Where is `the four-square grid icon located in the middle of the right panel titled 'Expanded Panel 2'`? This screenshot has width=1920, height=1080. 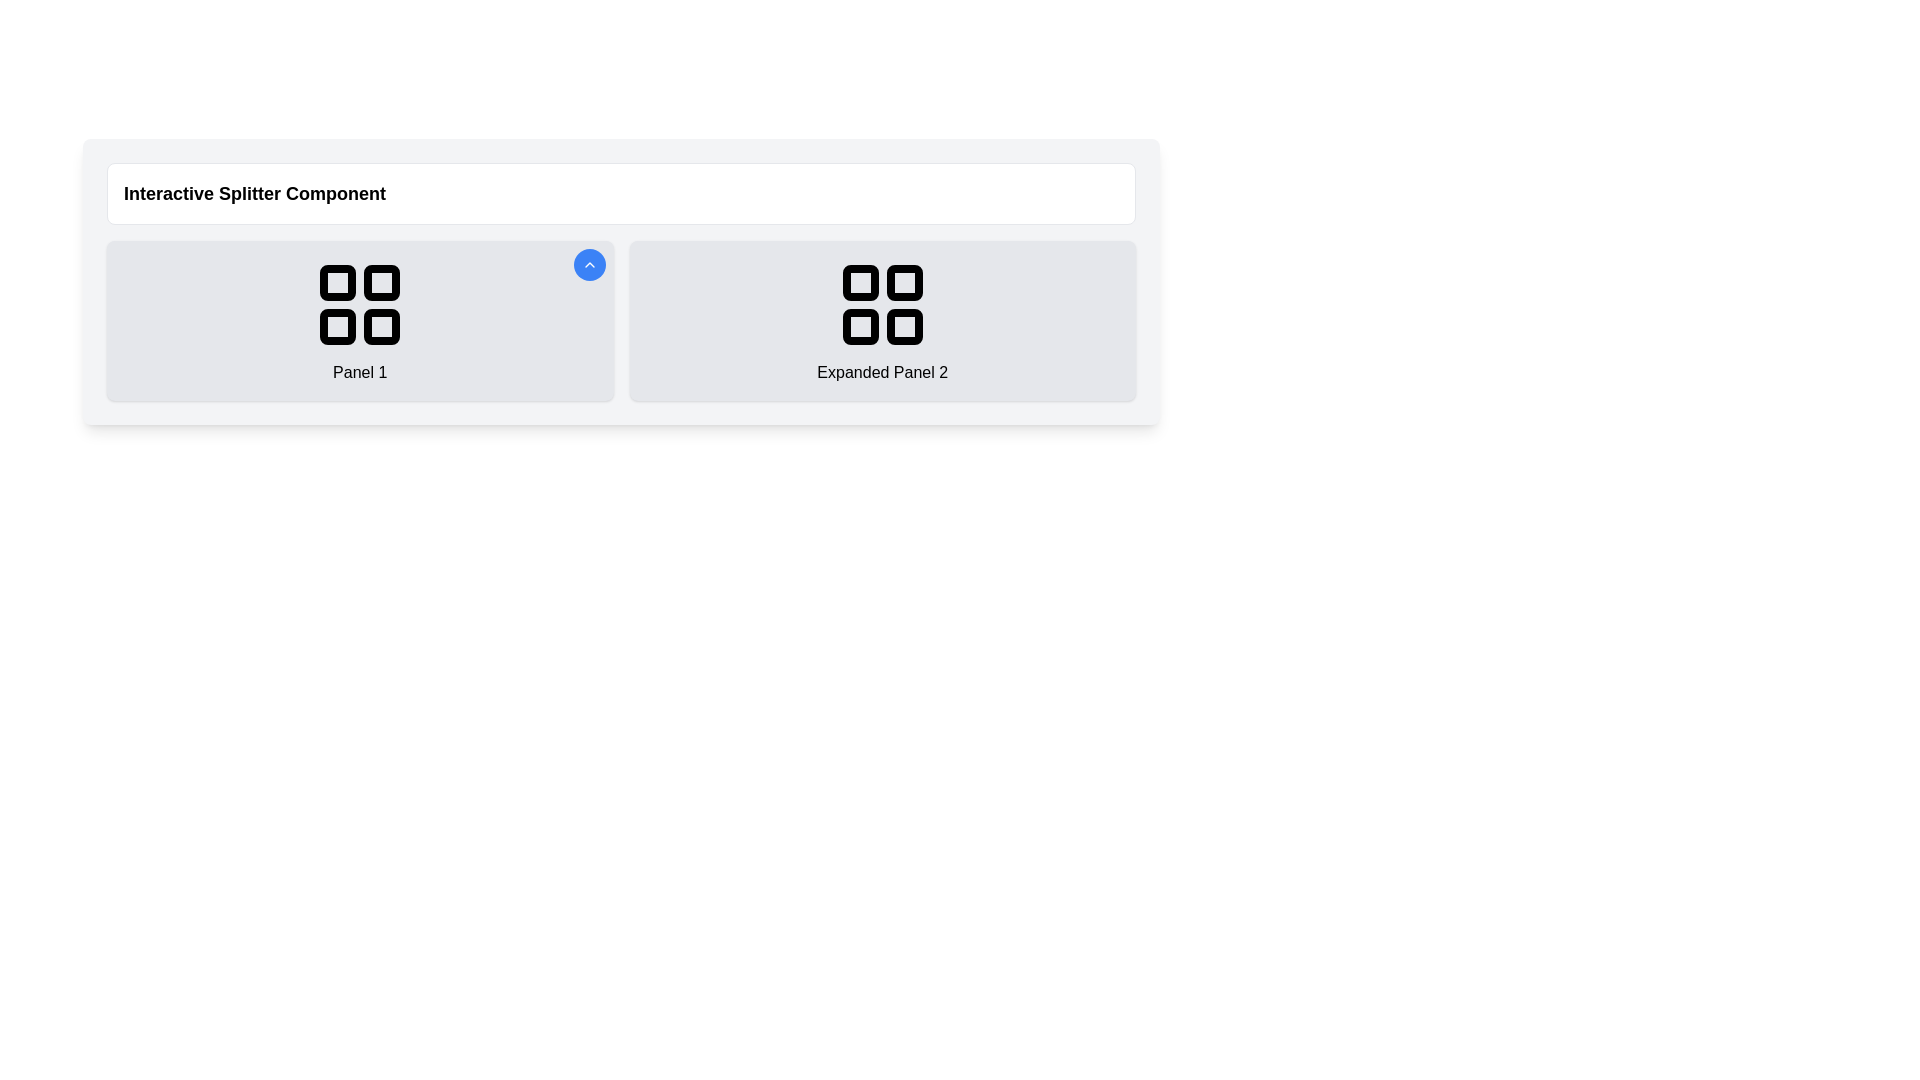 the four-square grid icon located in the middle of the right panel titled 'Expanded Panel 2' is located at coordinates (881, 304).